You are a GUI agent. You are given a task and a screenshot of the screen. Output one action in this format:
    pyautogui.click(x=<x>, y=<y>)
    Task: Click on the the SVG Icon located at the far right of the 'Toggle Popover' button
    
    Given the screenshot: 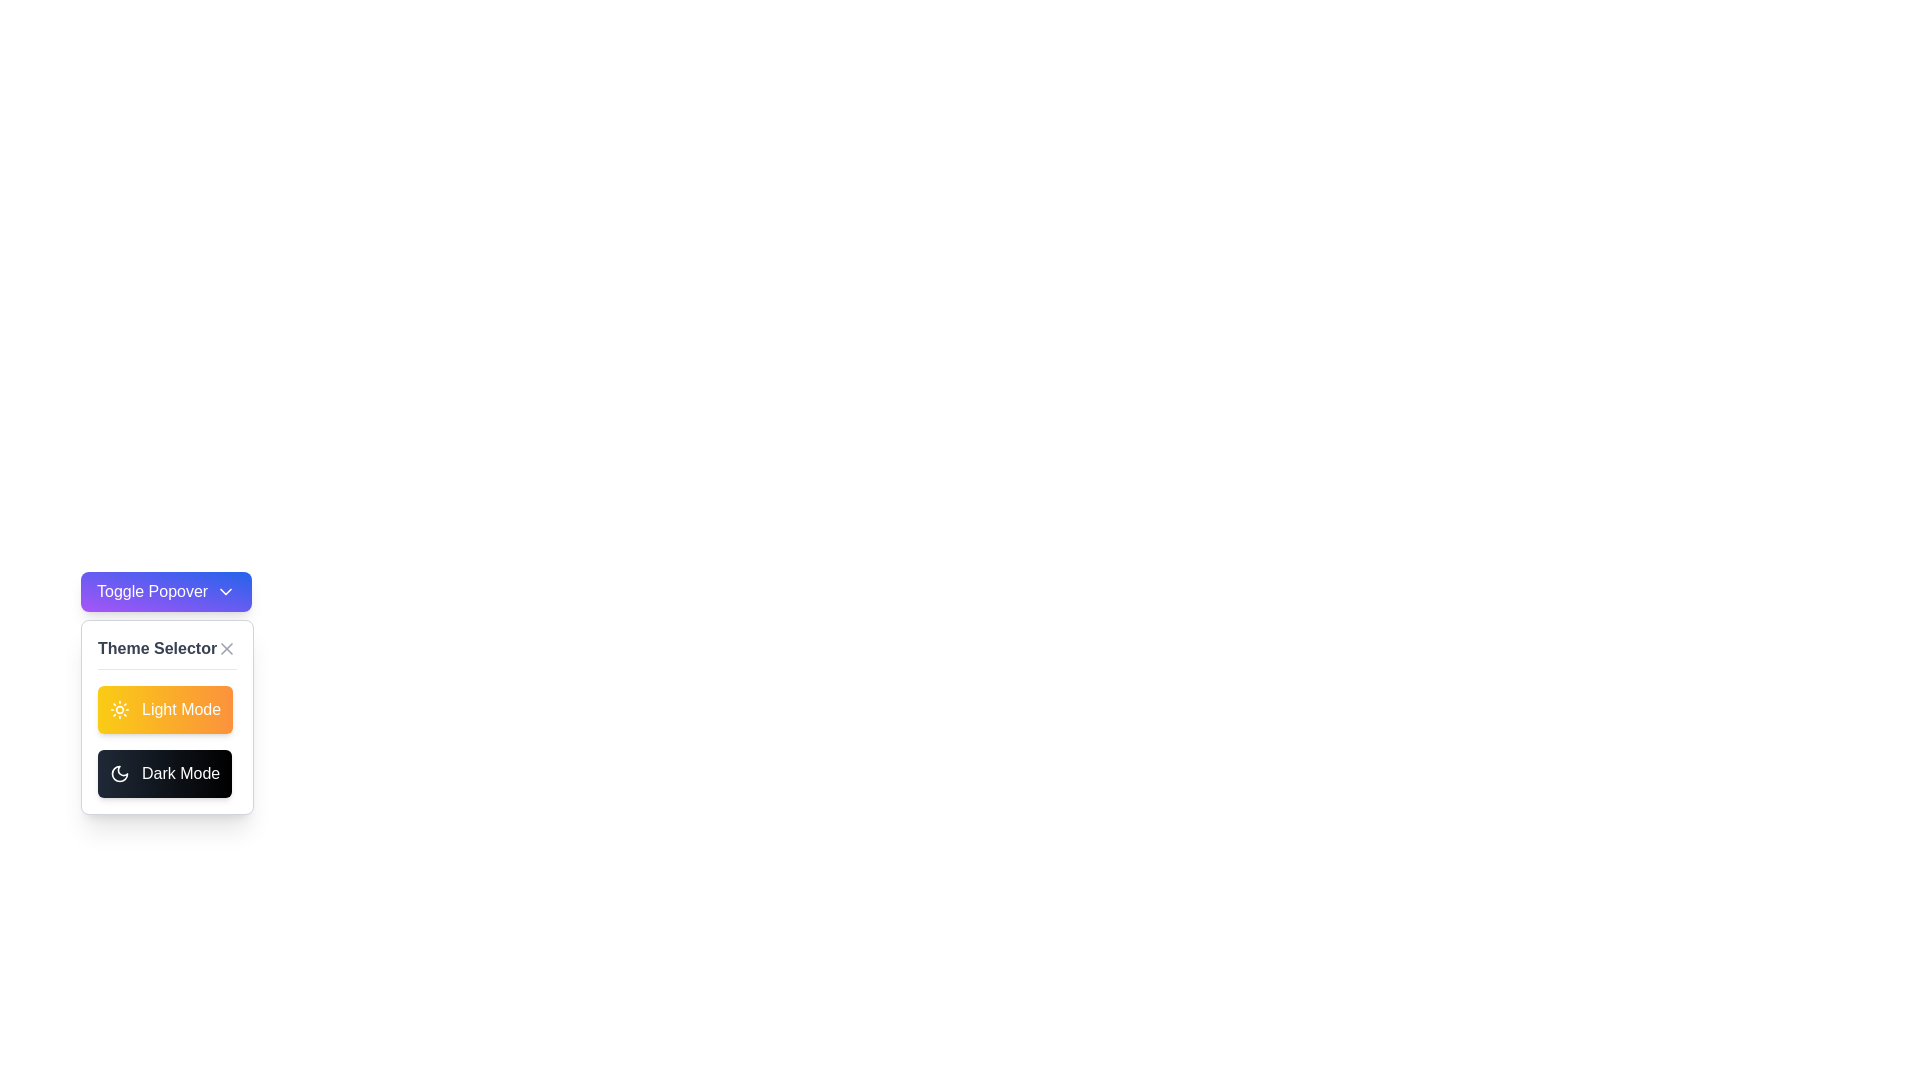 What is the action you would take?
    pyautogui.click(x=226, y=590)
    